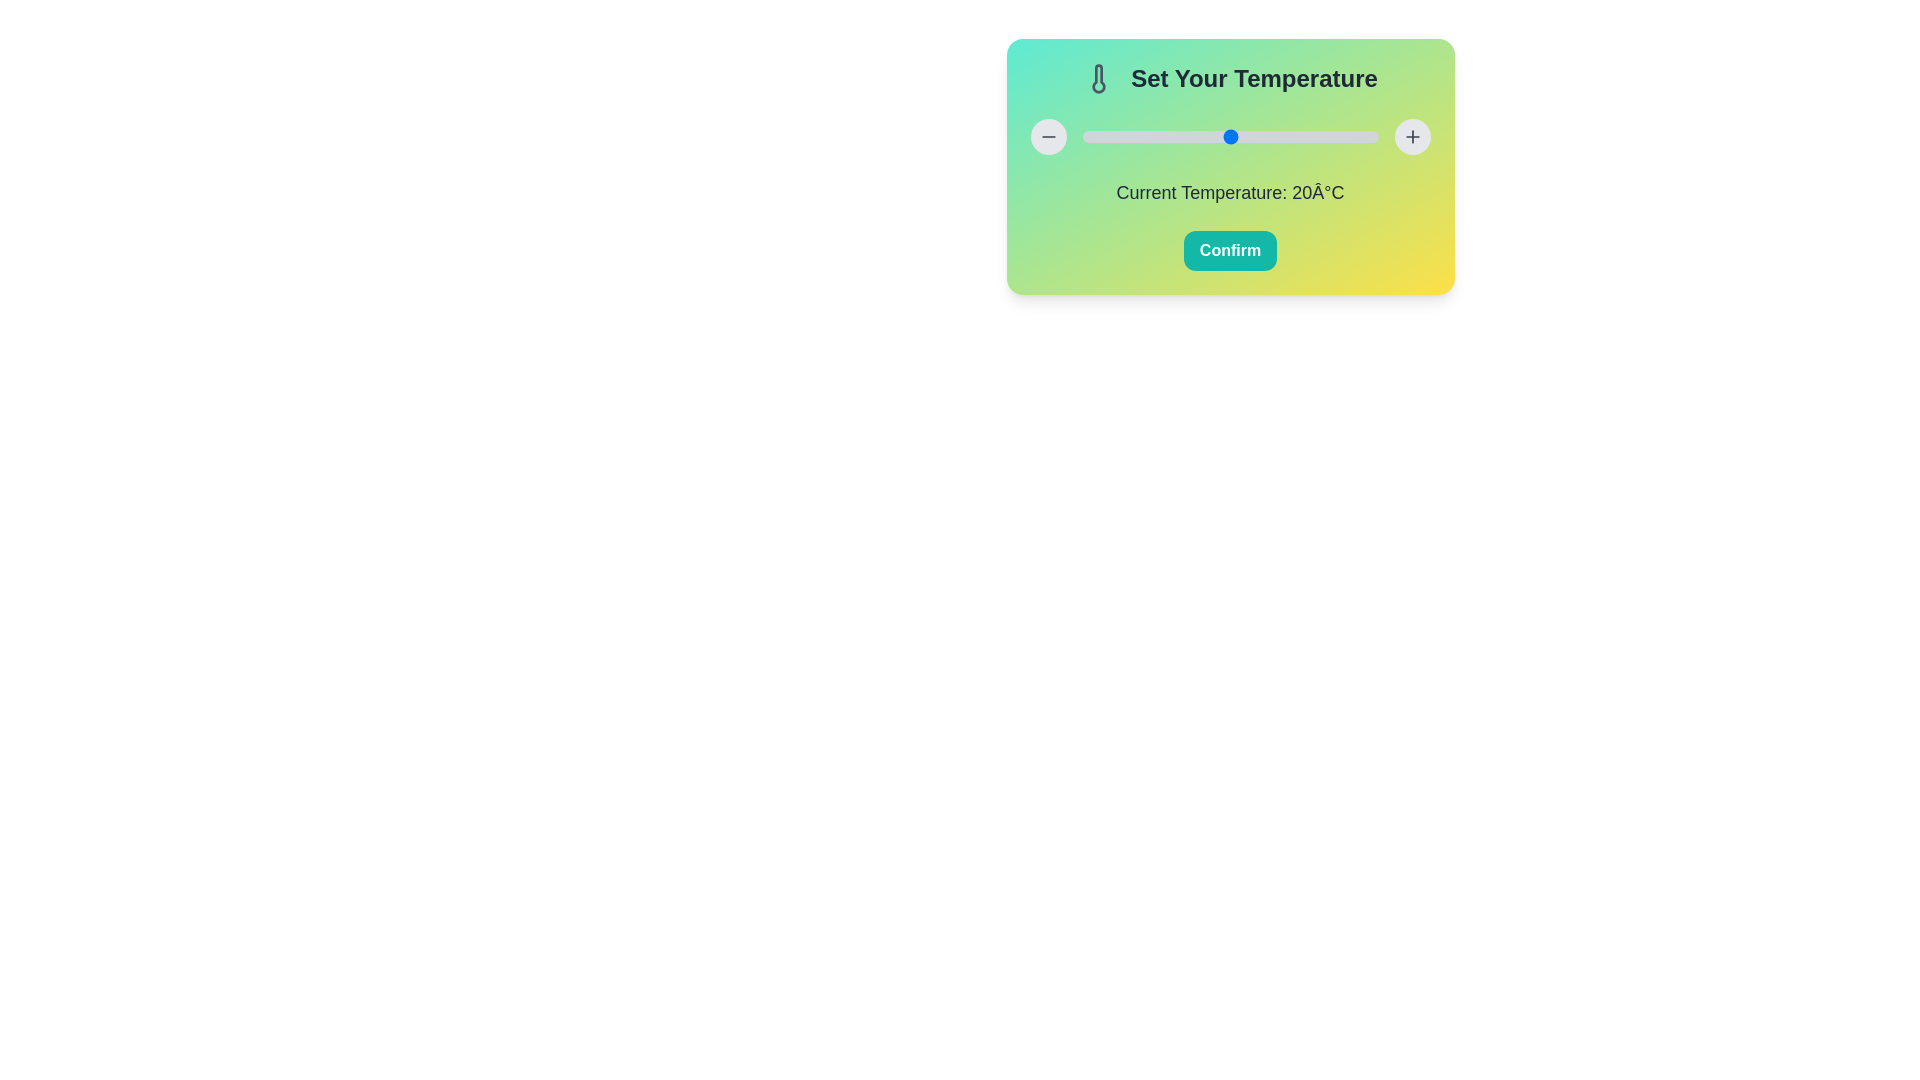 This screenshot has height=1080, width=1920. What do you see at coordinates (1297, 136) in the screenshot?
I see `the temperature slider to set the temperature to 29°C` at bounding box center [1297, 136].